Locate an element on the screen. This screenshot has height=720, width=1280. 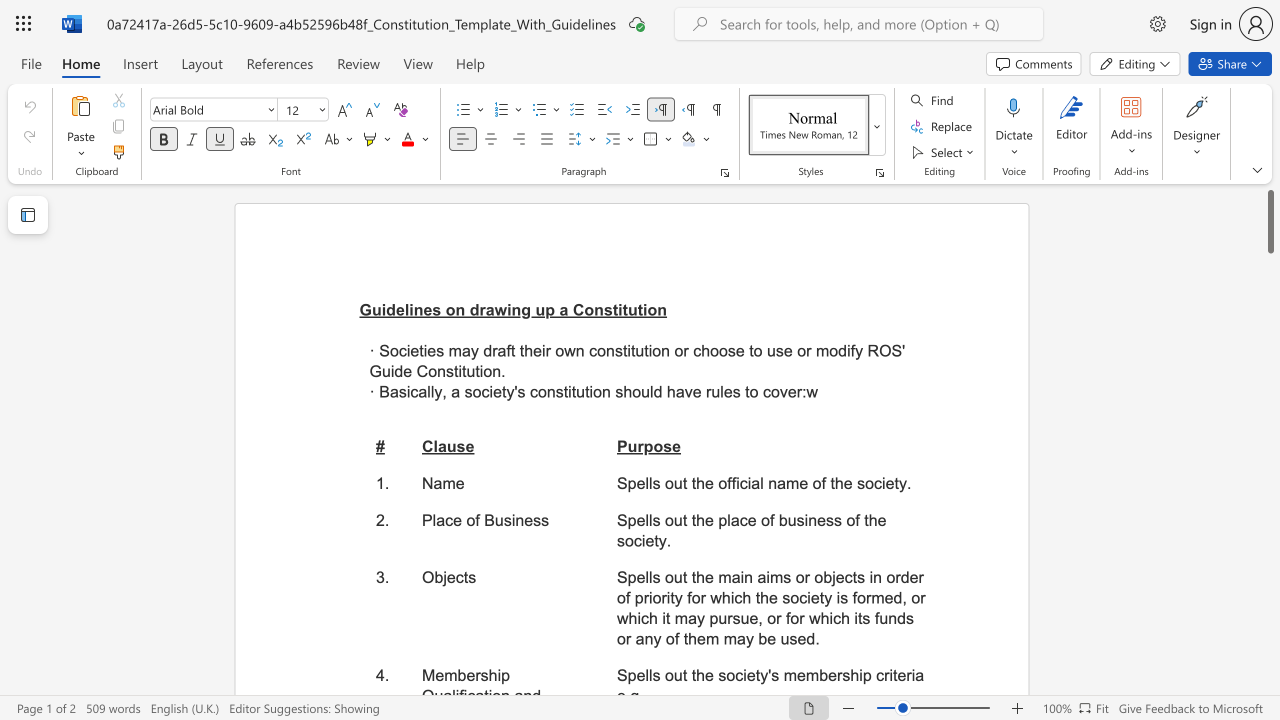
the side scrollbar to bring the page down is located at coordinates (1269, 678).